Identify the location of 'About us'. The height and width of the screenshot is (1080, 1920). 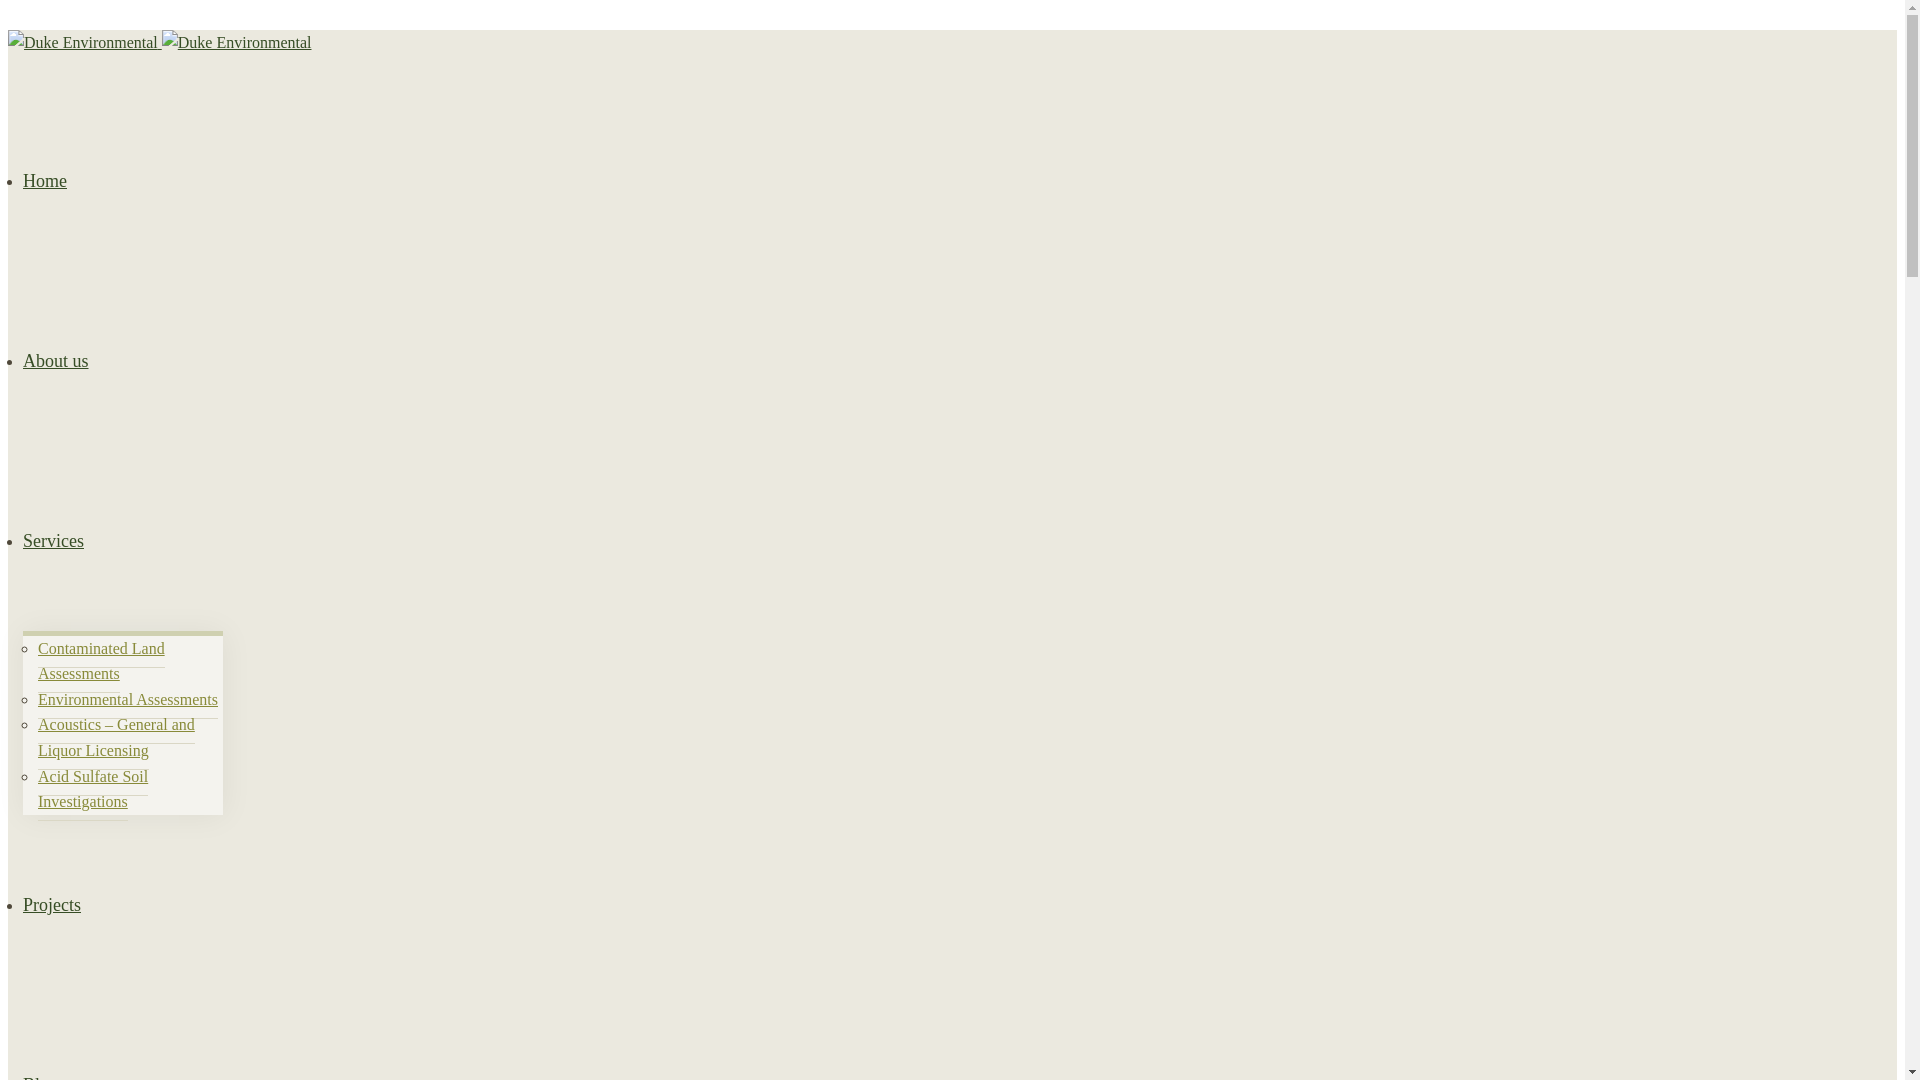
(56, 361).